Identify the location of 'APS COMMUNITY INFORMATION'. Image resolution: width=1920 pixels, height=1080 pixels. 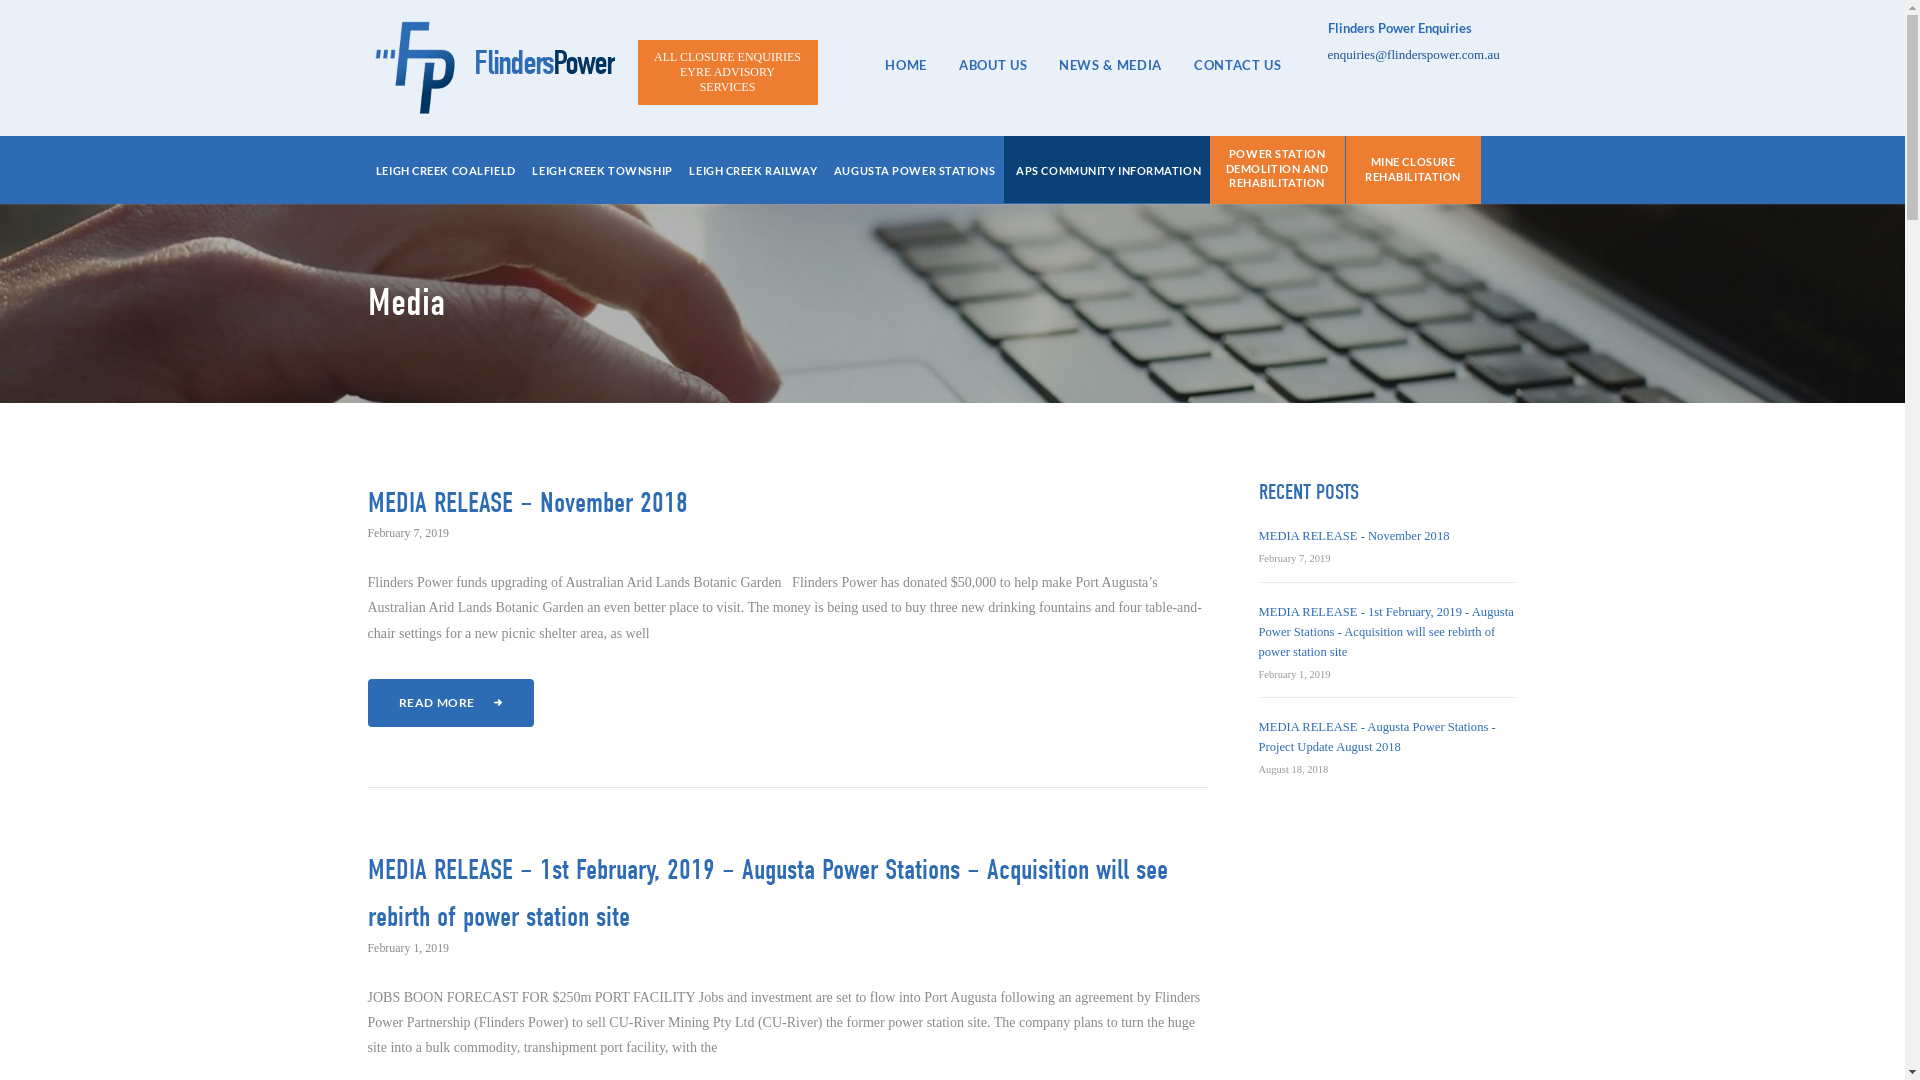
(1107, 171).